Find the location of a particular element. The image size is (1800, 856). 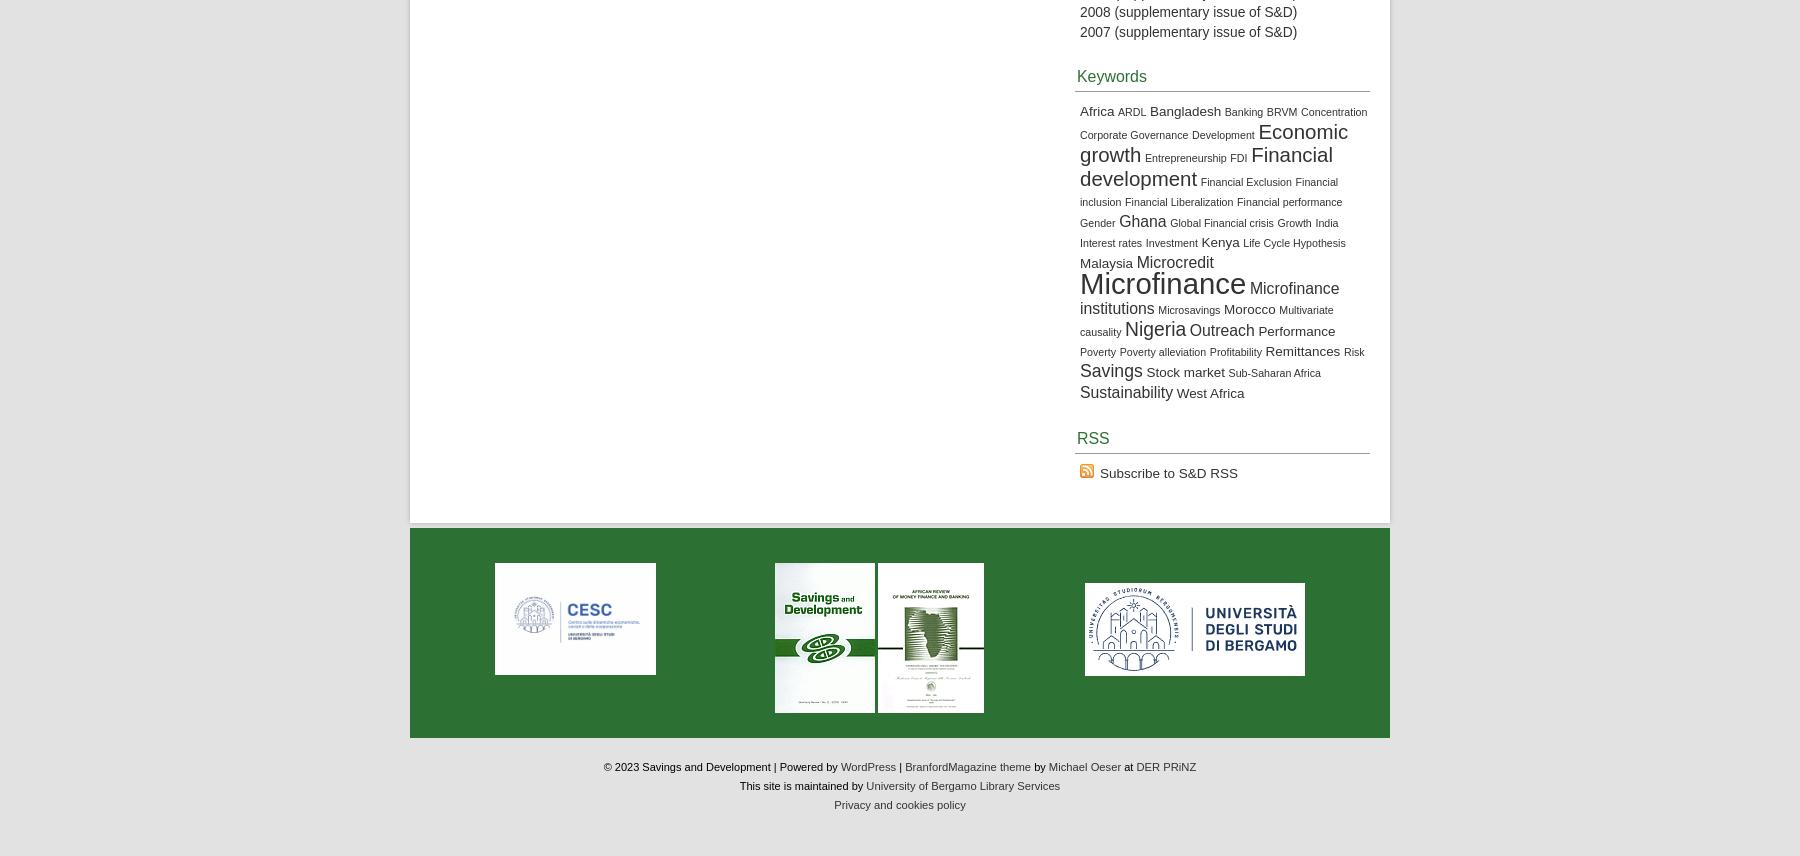

'Financial performance' is located at coordinates (1235, 199).